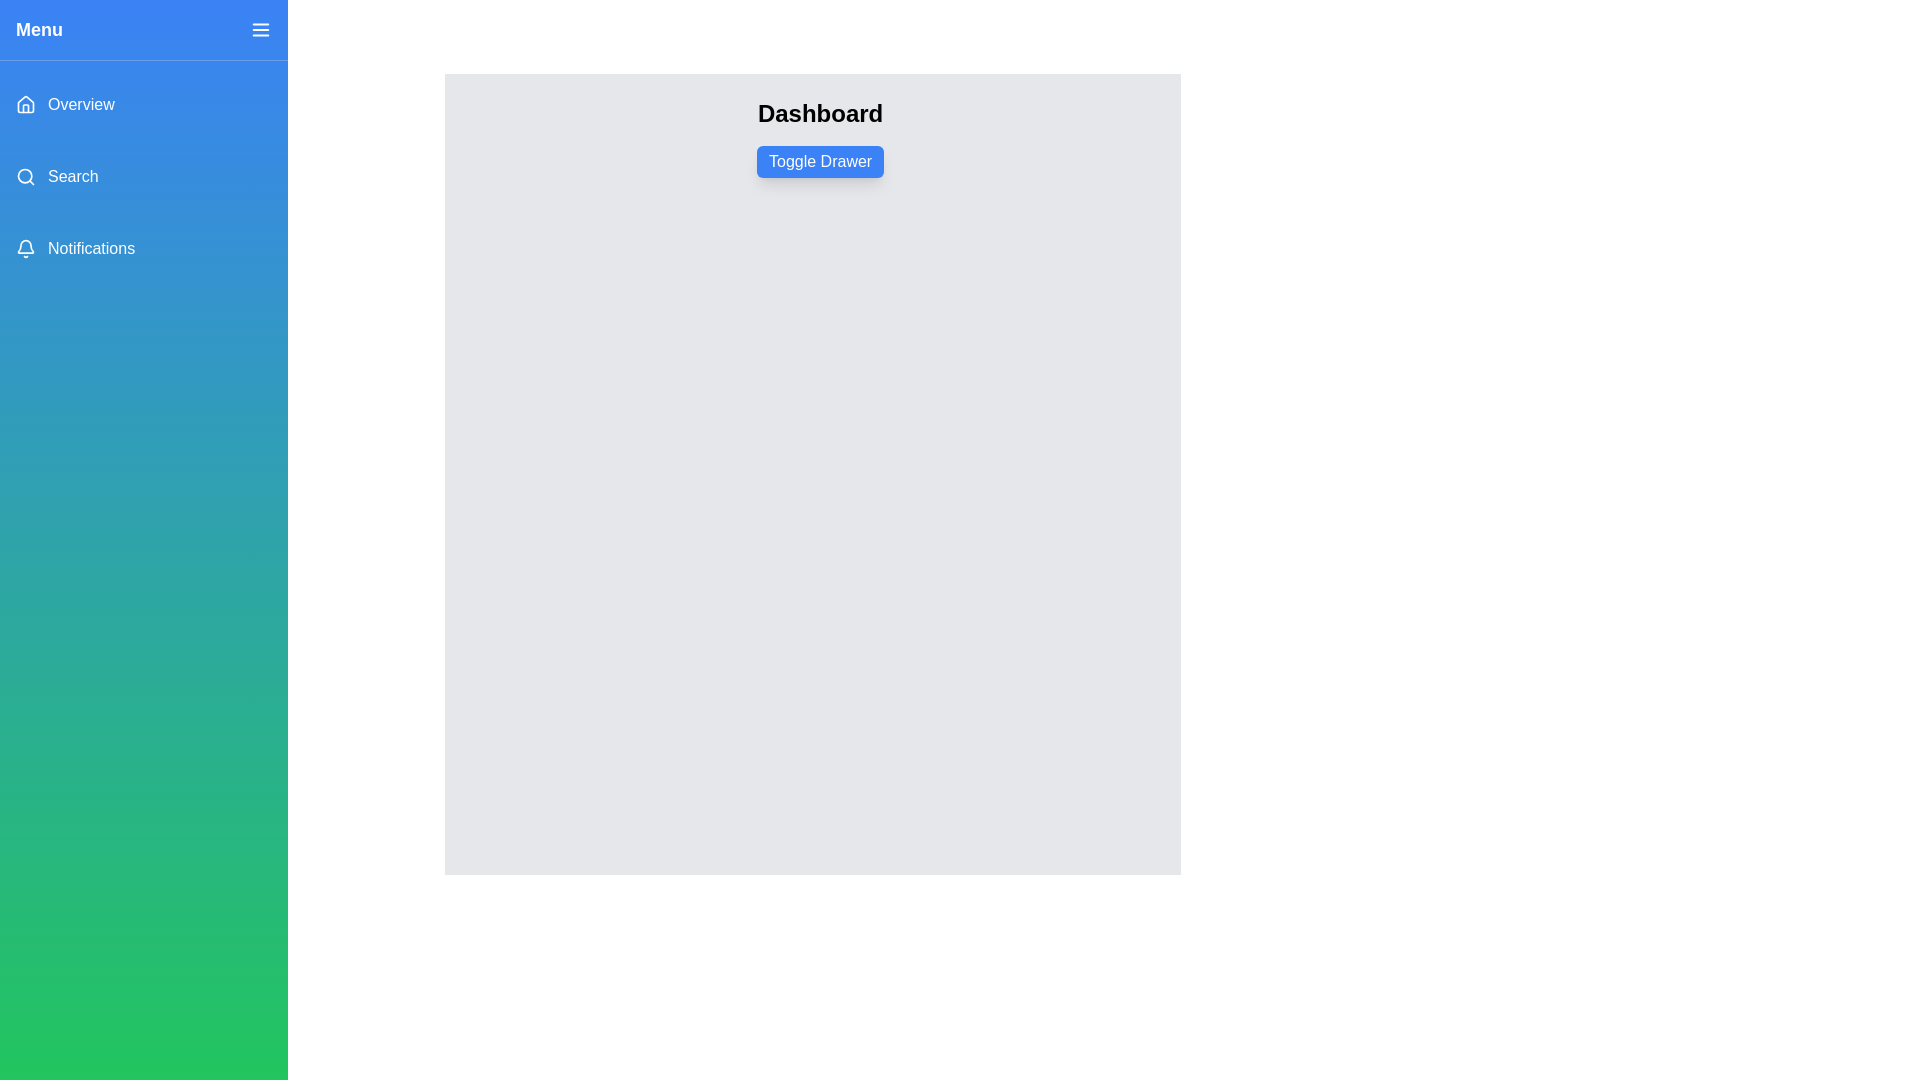  I want to click on the menu item Overview in the drawer, so click(143, 104).